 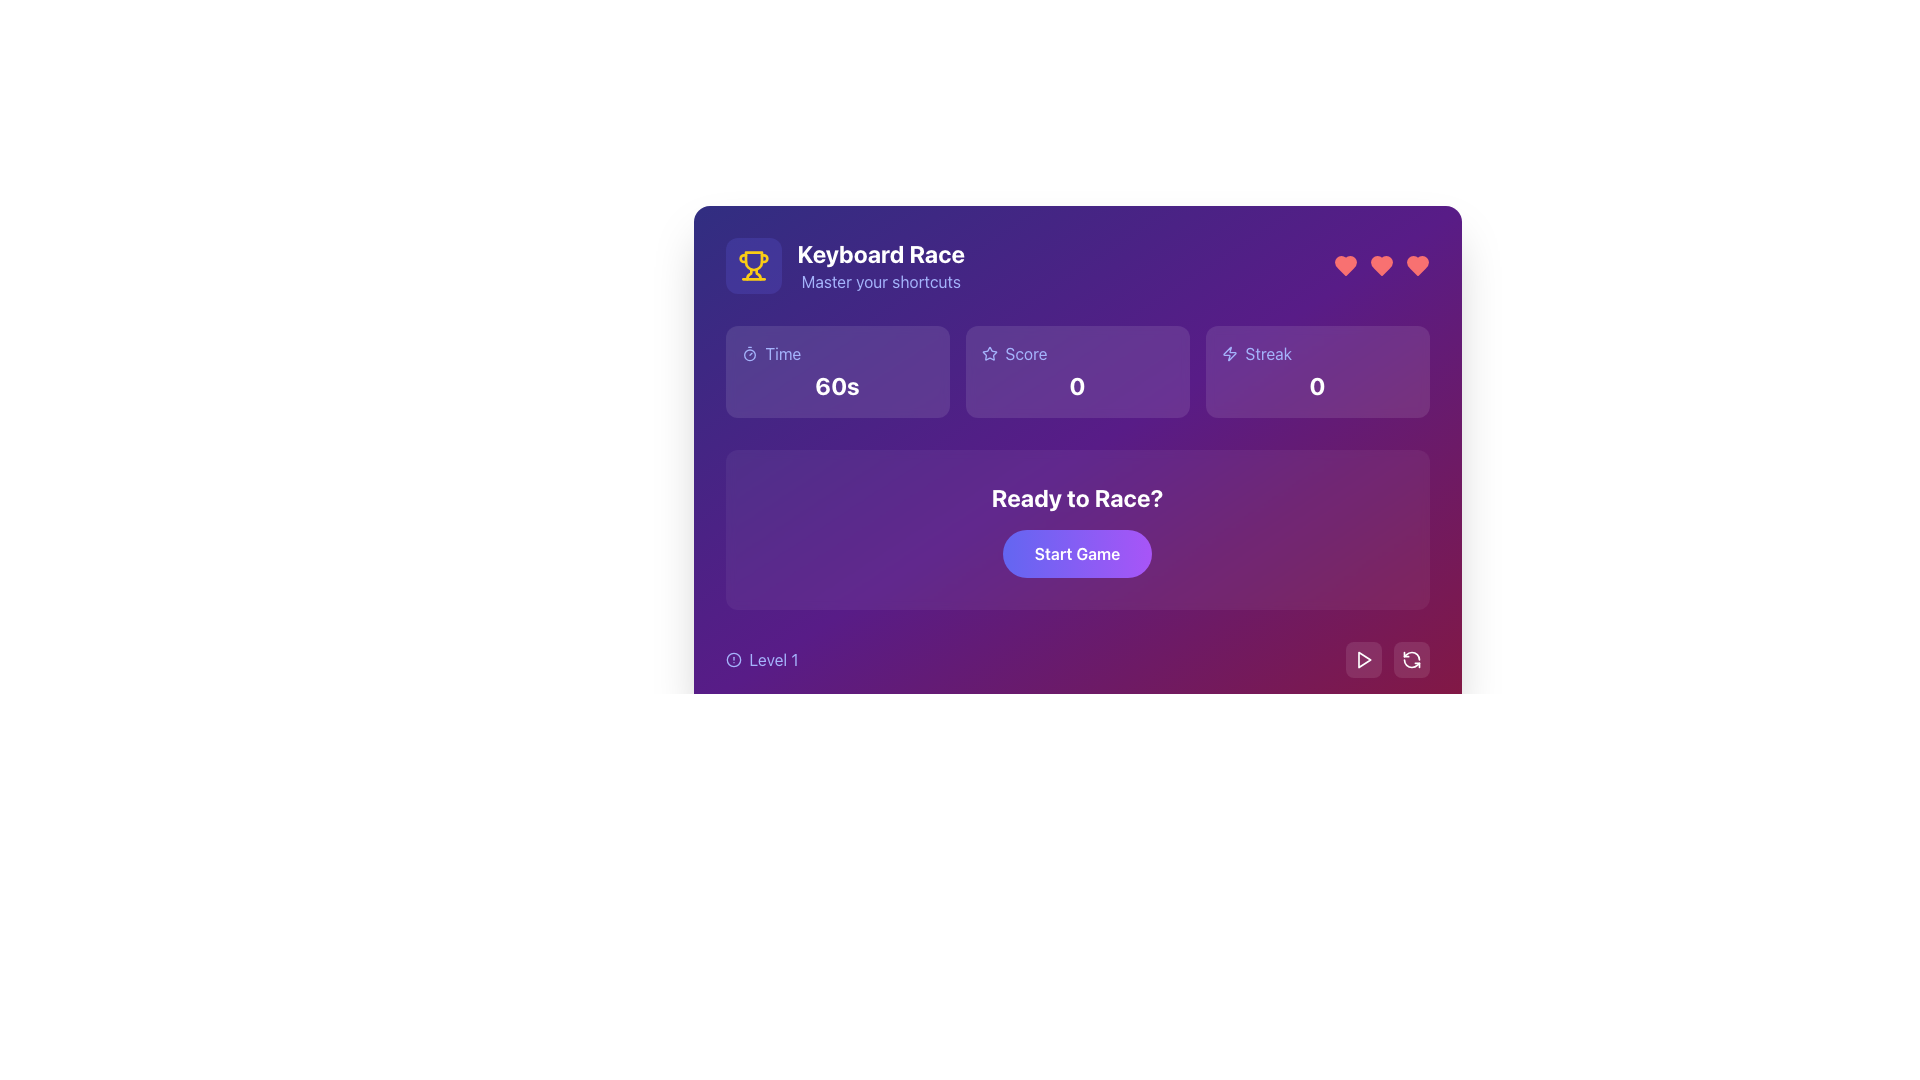 What do you see at coordinates (845, 265) in the screenshot?
I see `the Composite element containing a trophy icon and the text 'Keyboard Race' with the subtitle 'Master your shortcuts' located in the top-left corner of the interface` at bounding box center [845, 265].